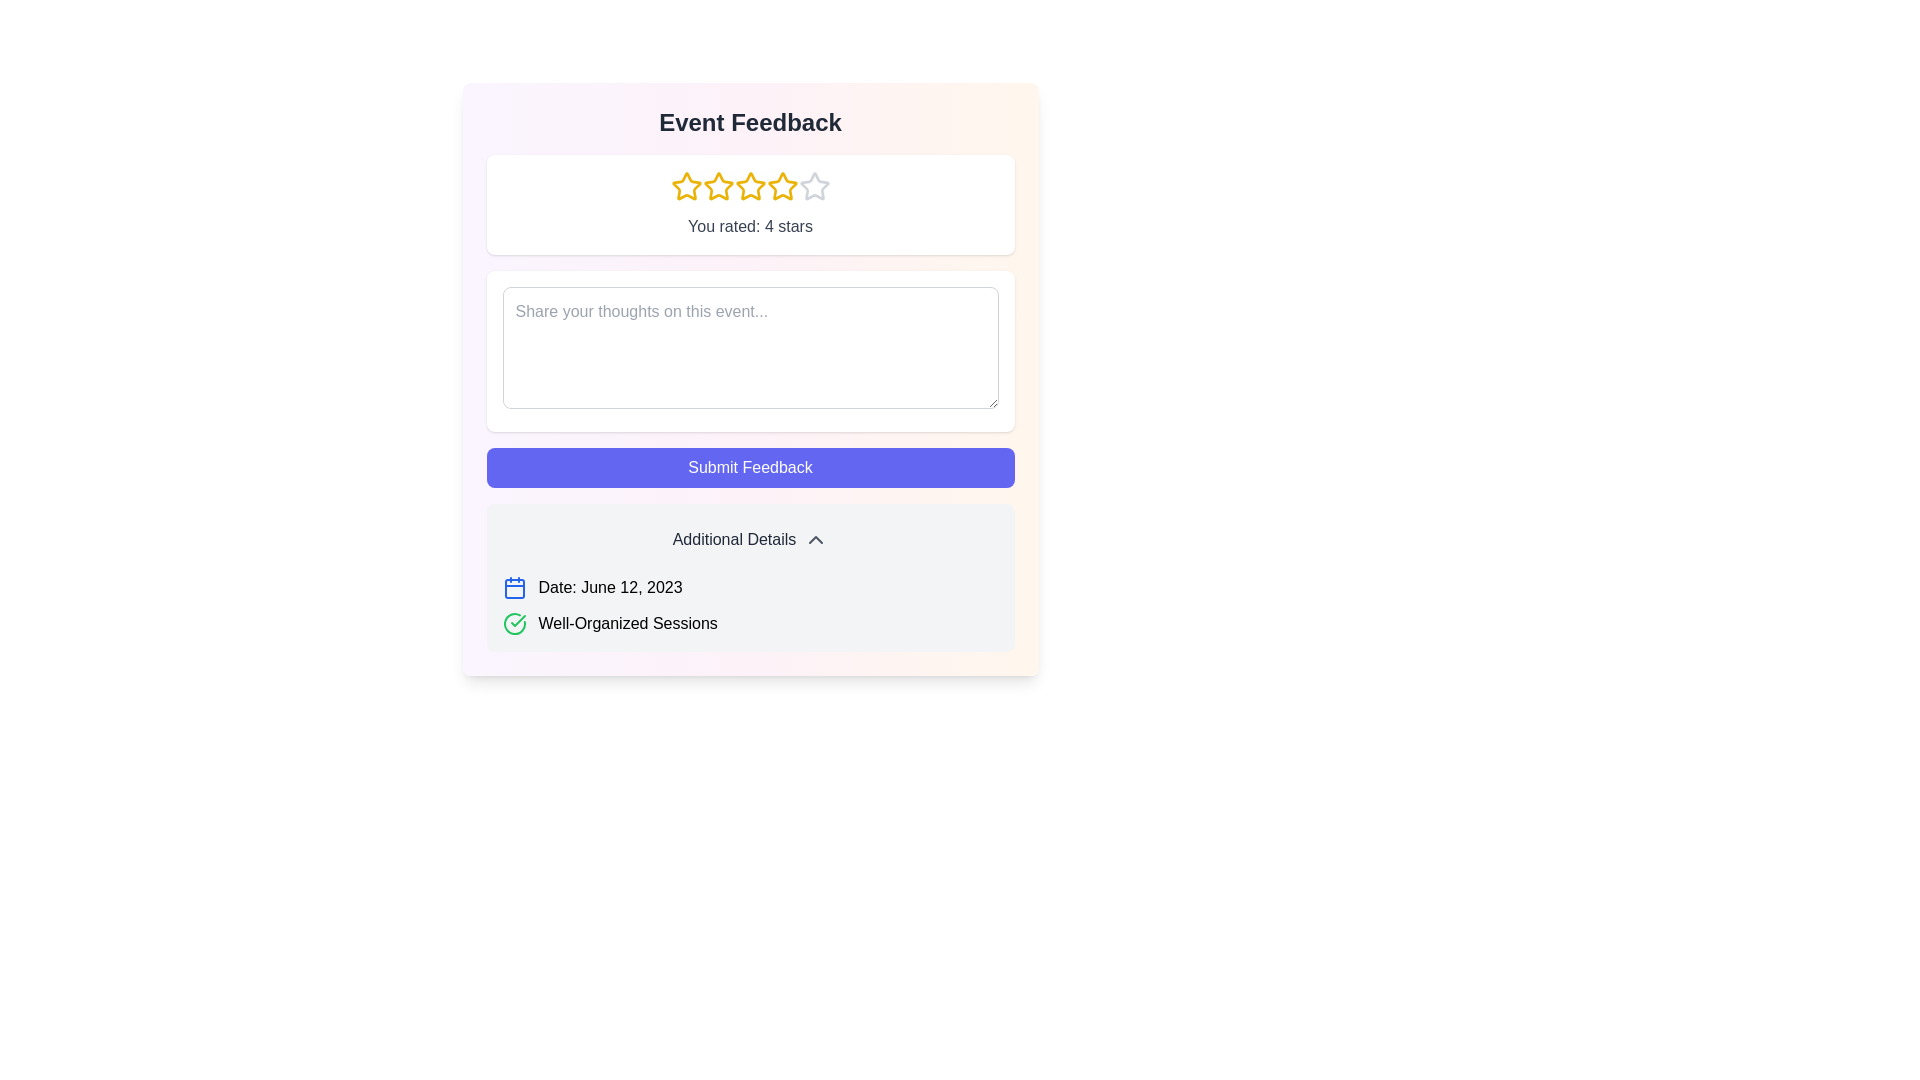 The image size is (1920, 1080). What do you see at coordinates (749, 204) in the screenshot?
I see `the displayed feedback rating represented by highlighted stars and a text label located below the 'Event Feedback' heading` at bounding box center [749, 204].